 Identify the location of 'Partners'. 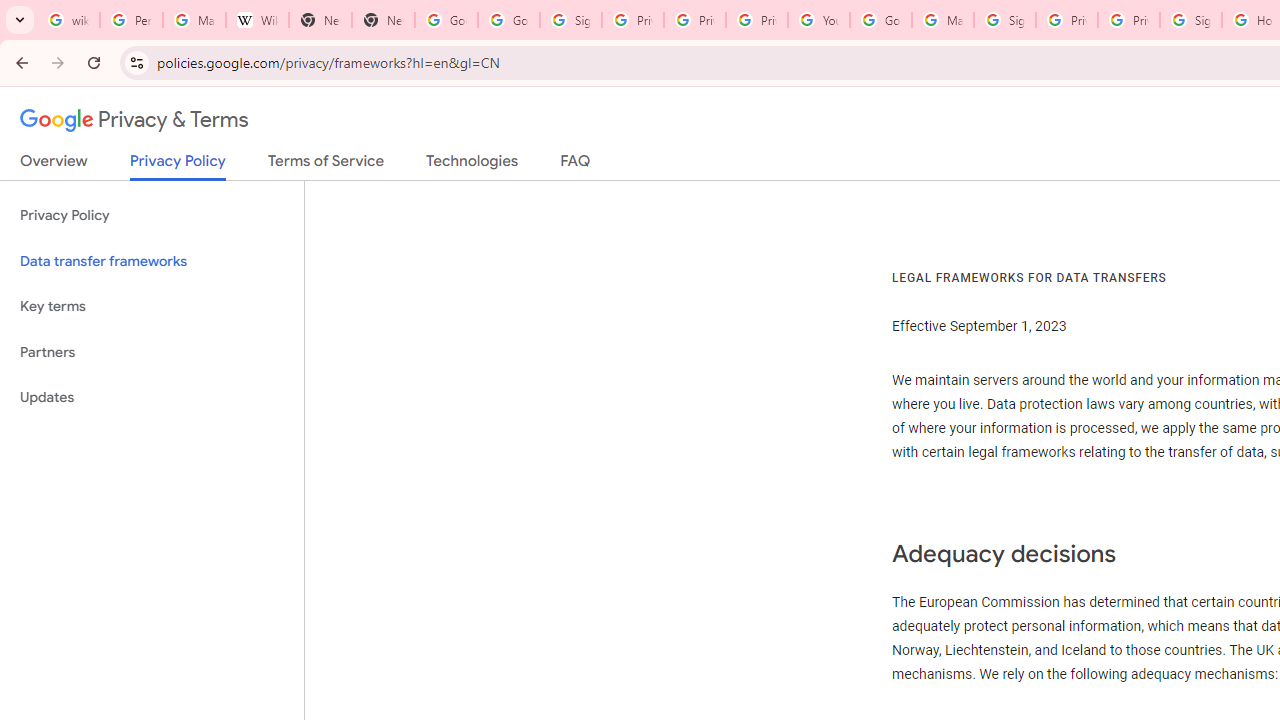
(151, 351).